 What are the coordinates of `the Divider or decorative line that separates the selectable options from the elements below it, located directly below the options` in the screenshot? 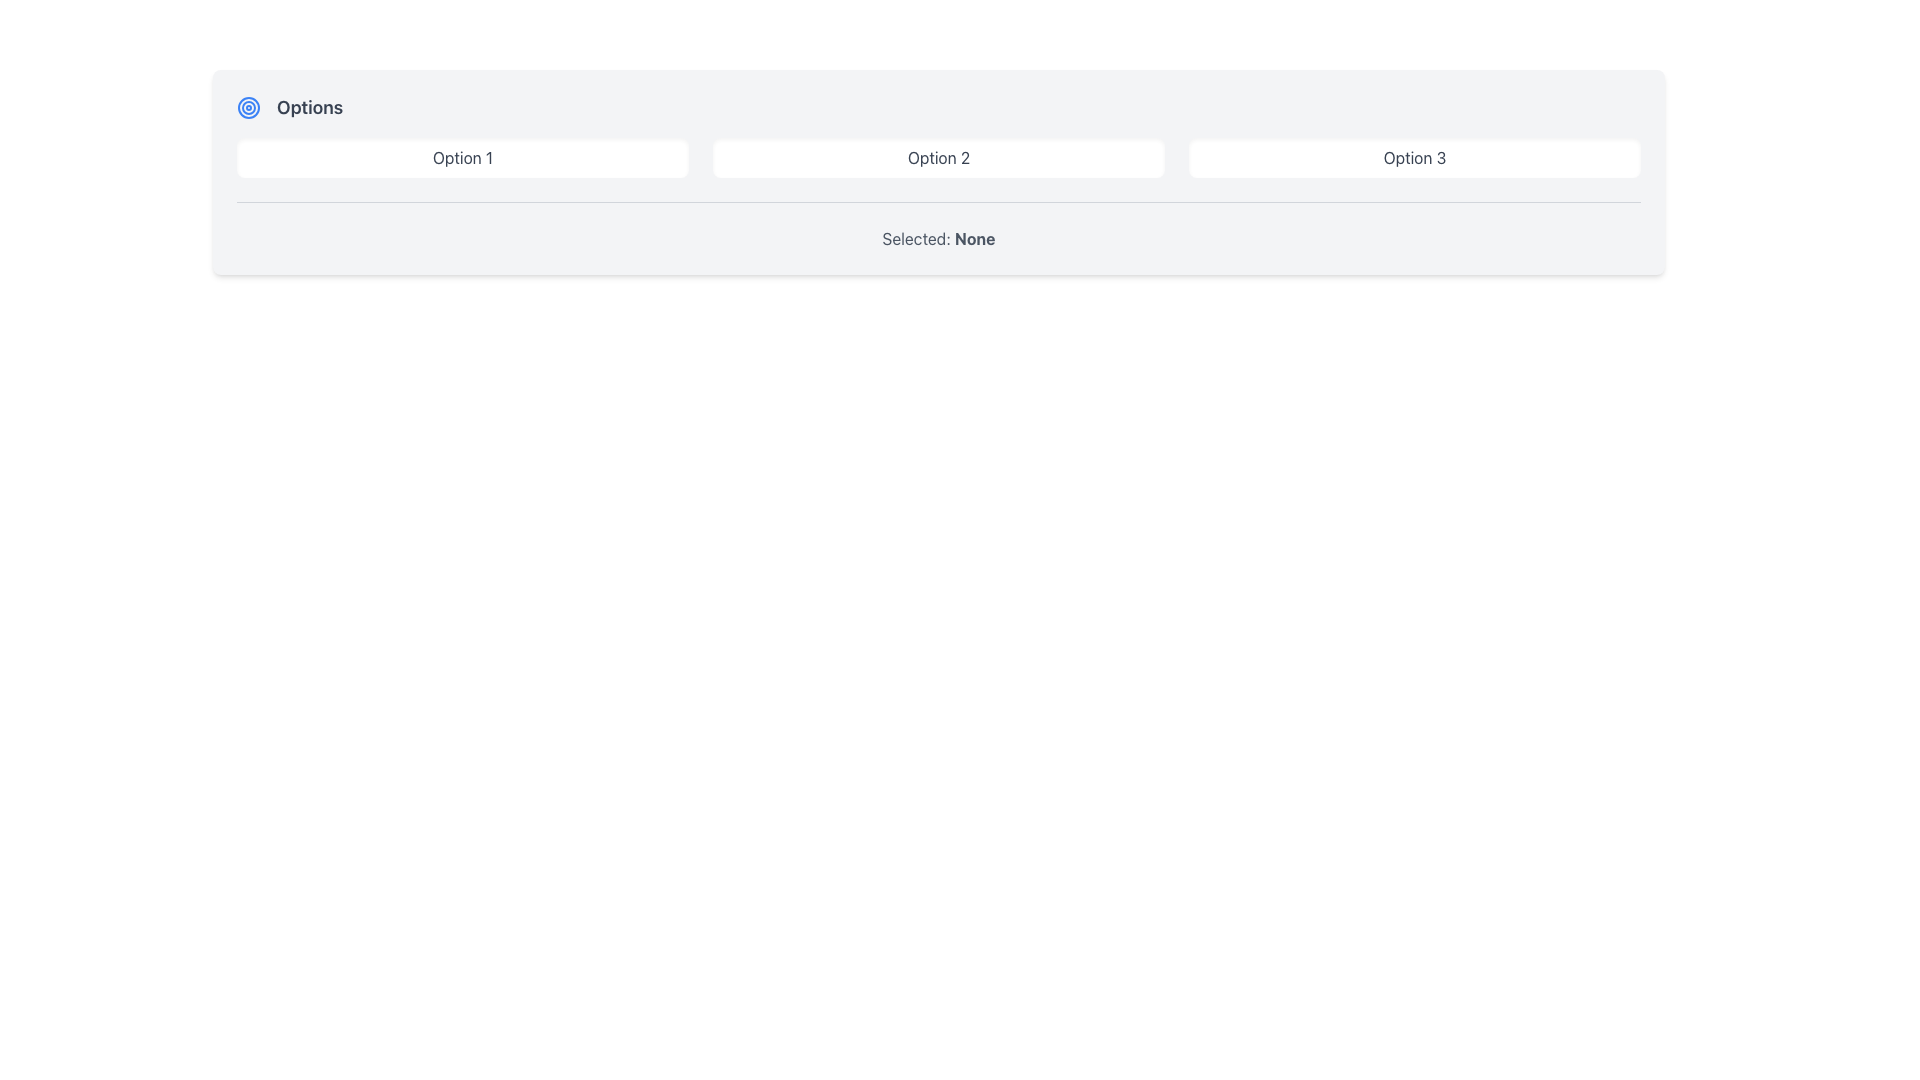 It's located at (938, 202).